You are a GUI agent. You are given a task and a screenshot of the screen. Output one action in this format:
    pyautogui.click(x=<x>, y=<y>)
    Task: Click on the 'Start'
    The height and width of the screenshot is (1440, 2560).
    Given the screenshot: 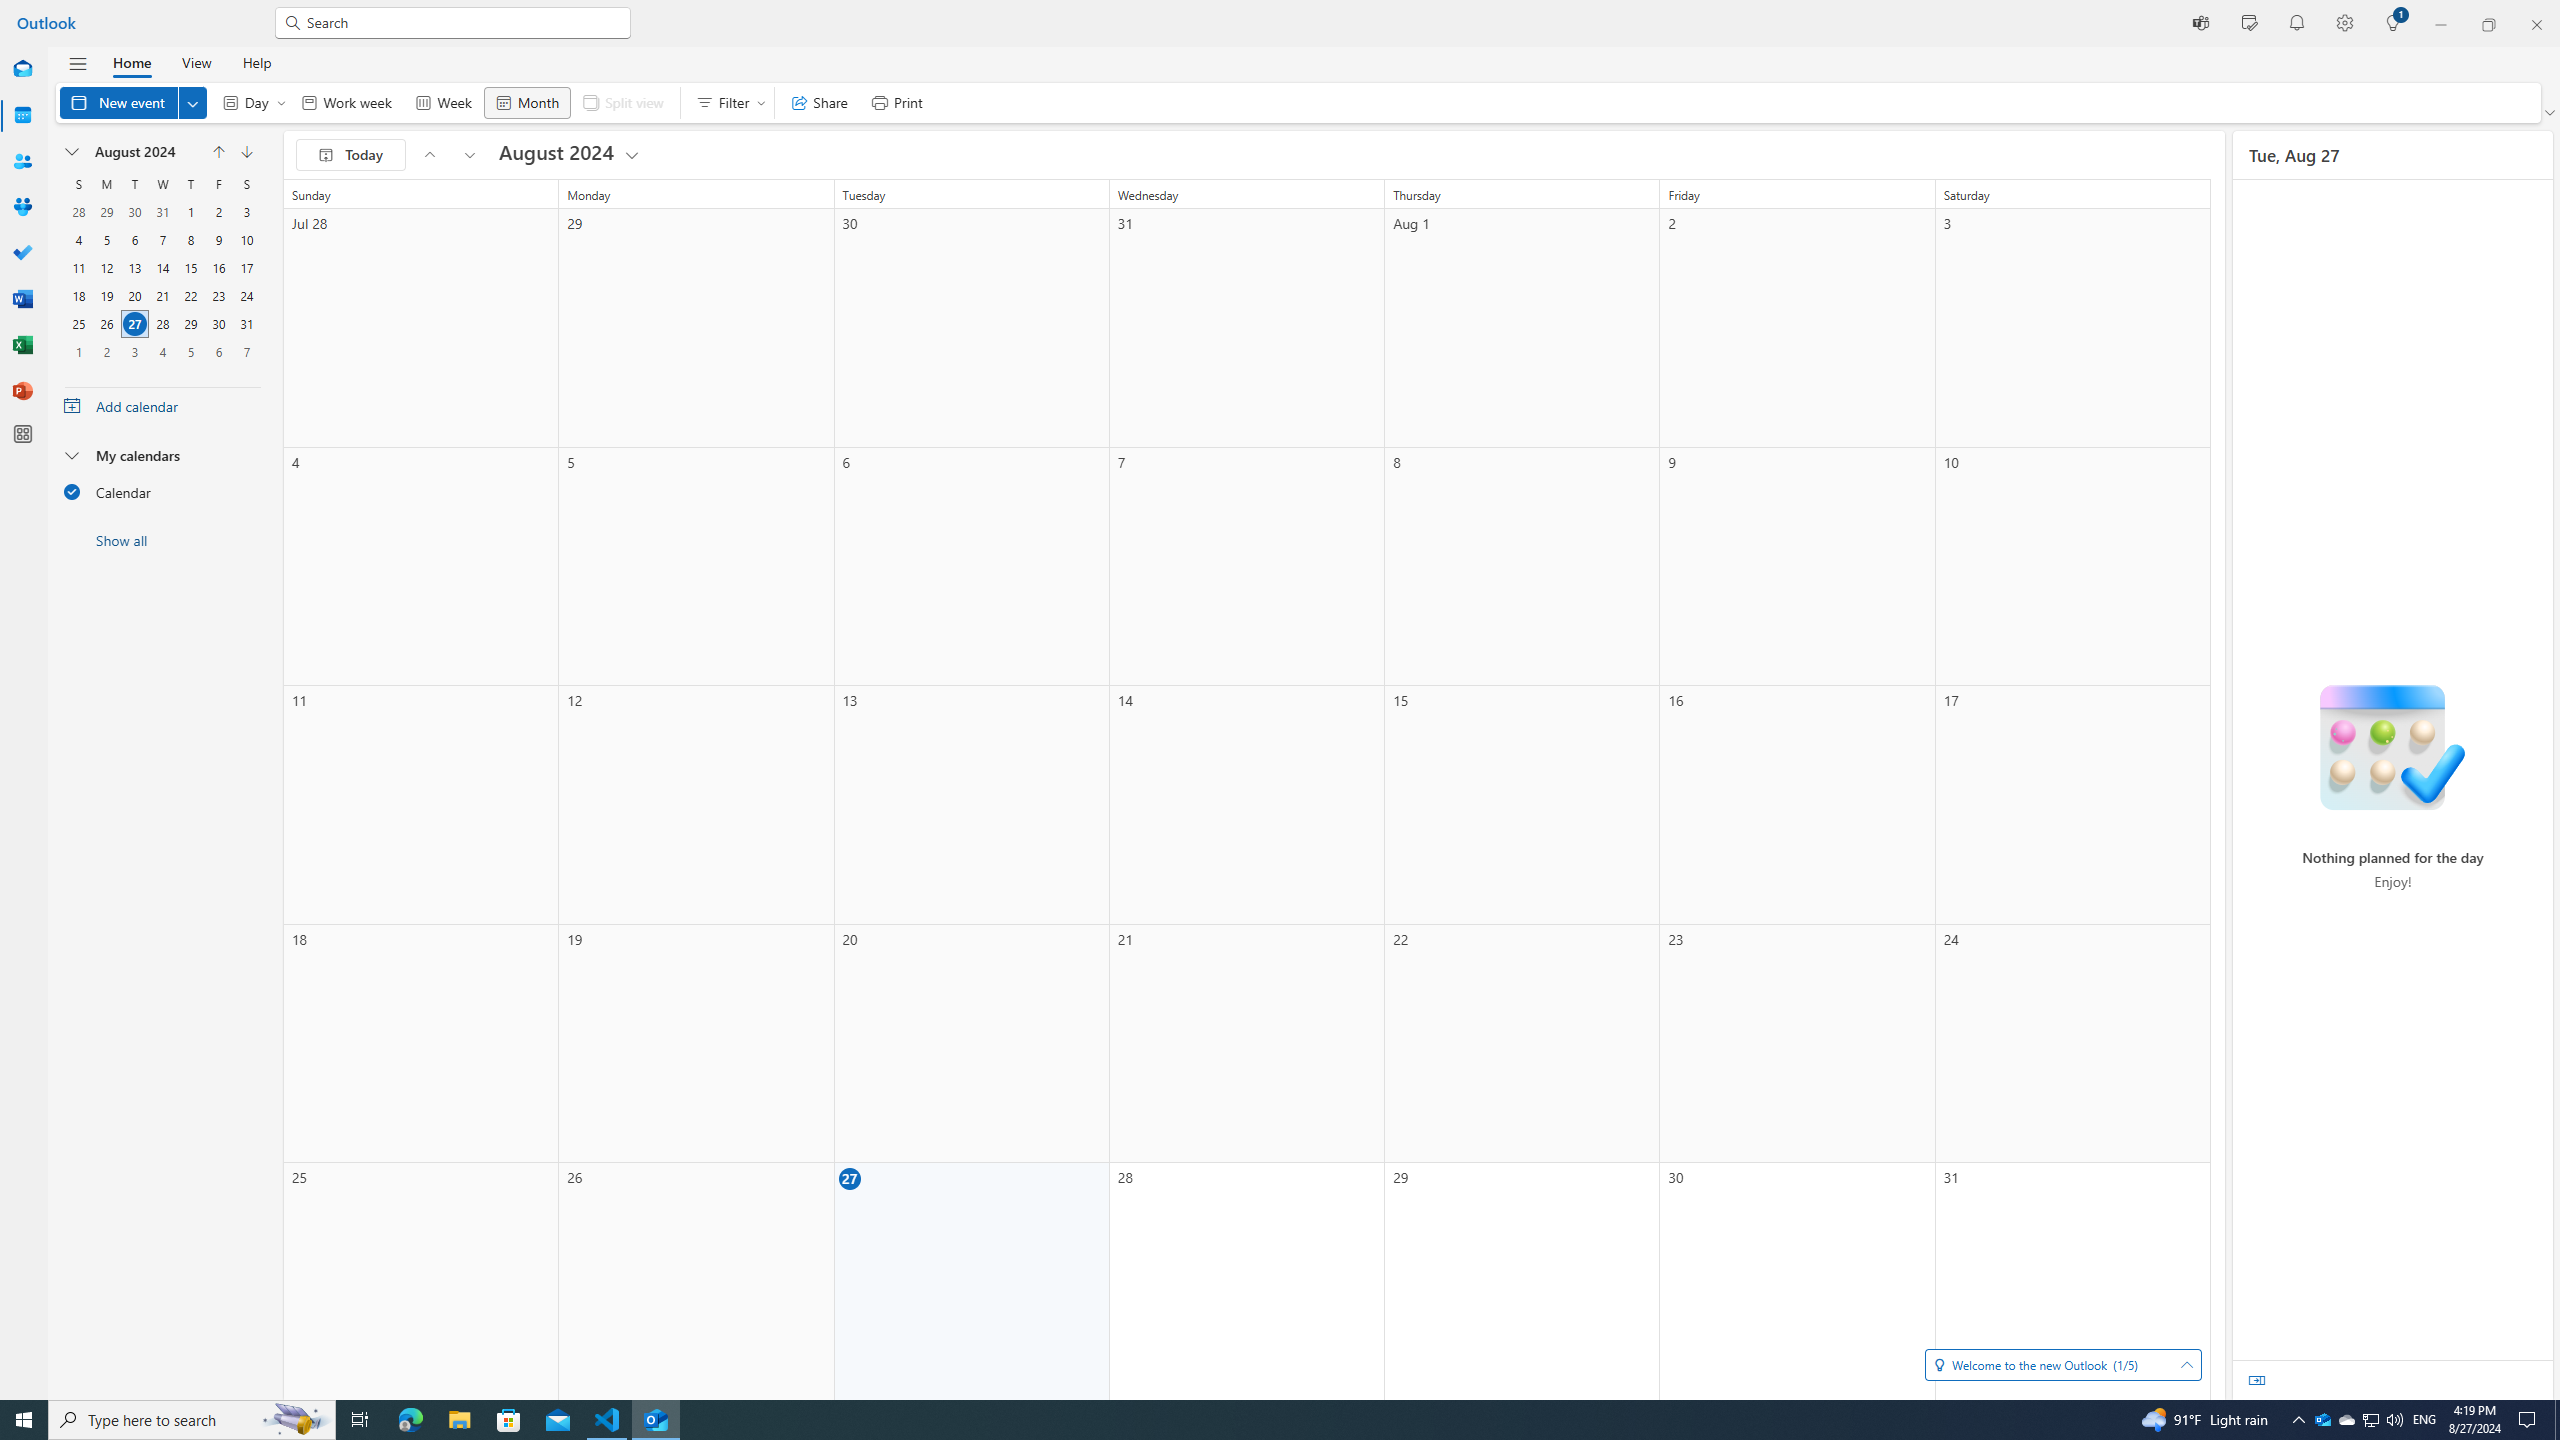 What is the action you would take?
    pyautogui.click(x=24, y=1418)
    